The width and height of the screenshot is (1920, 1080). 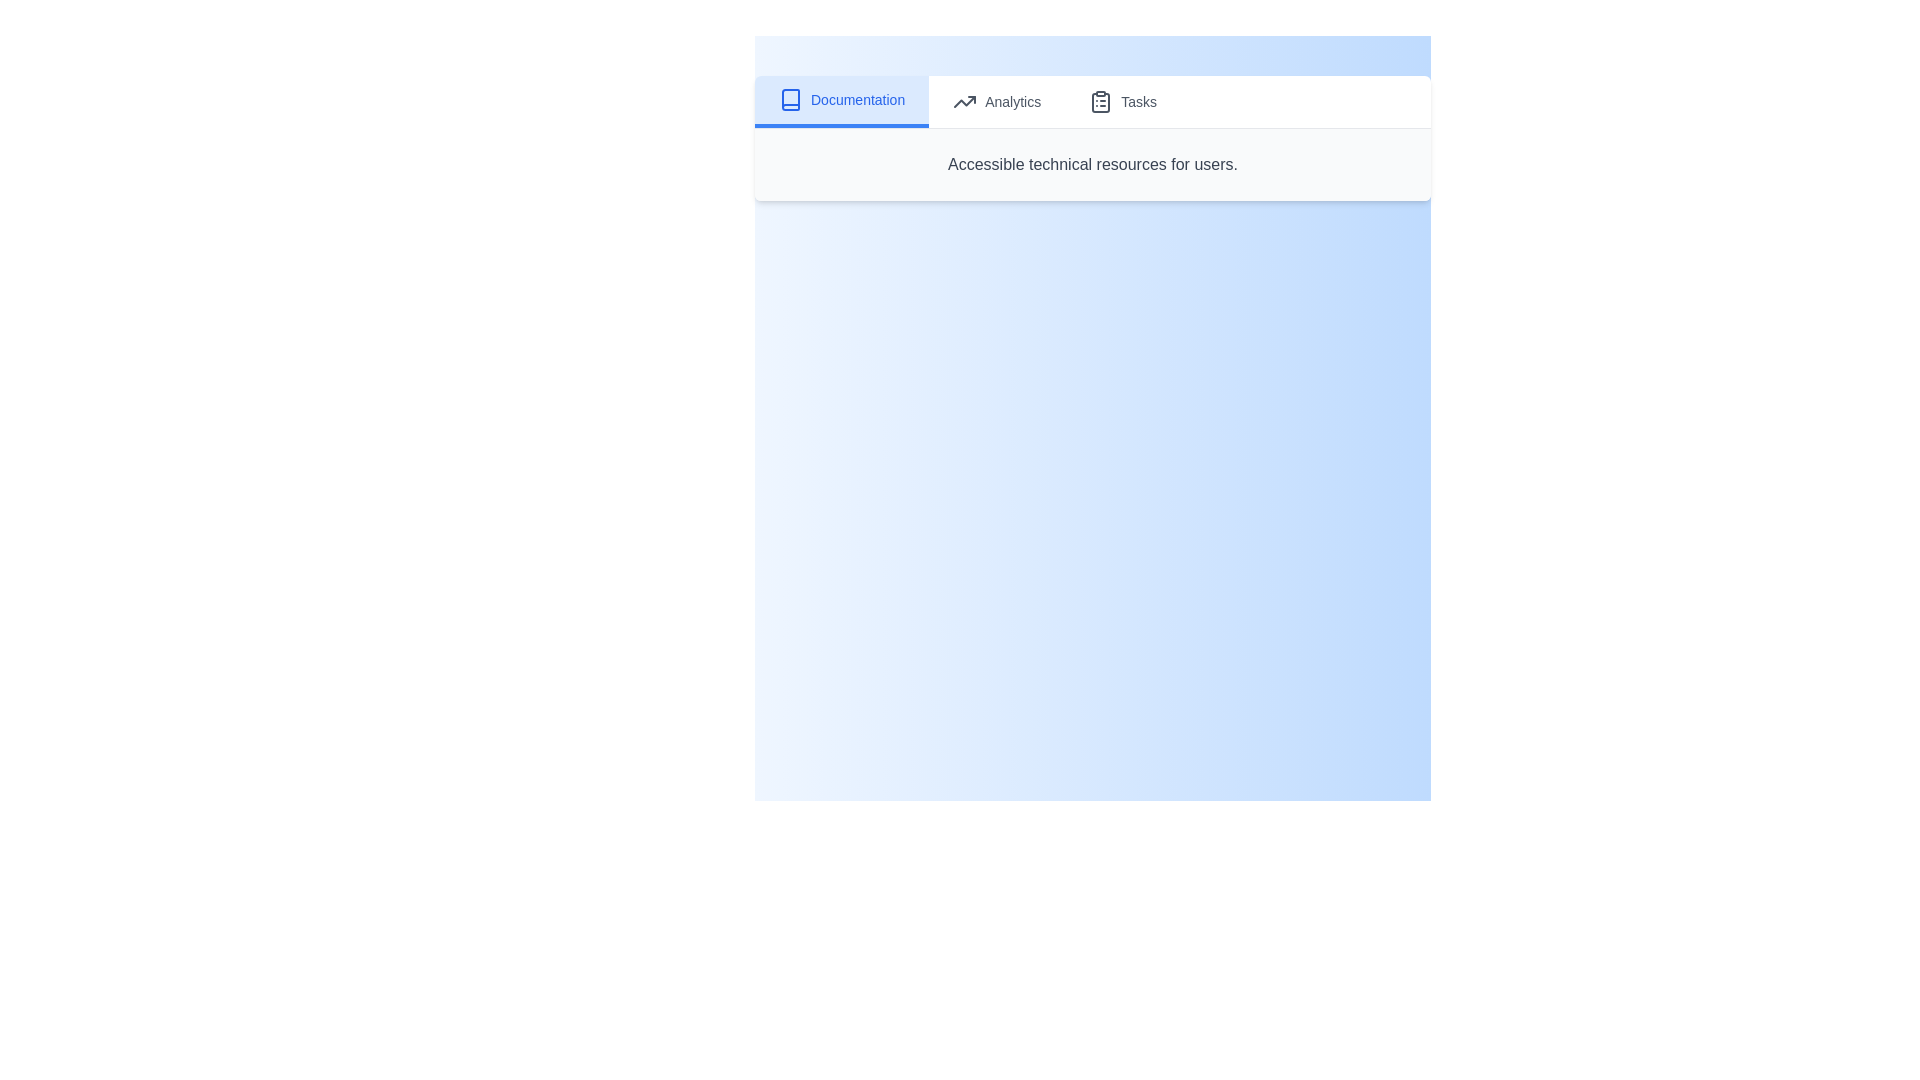 I want to click on the tab named Tasks by clicking on it, so click(x=1123, y=101).